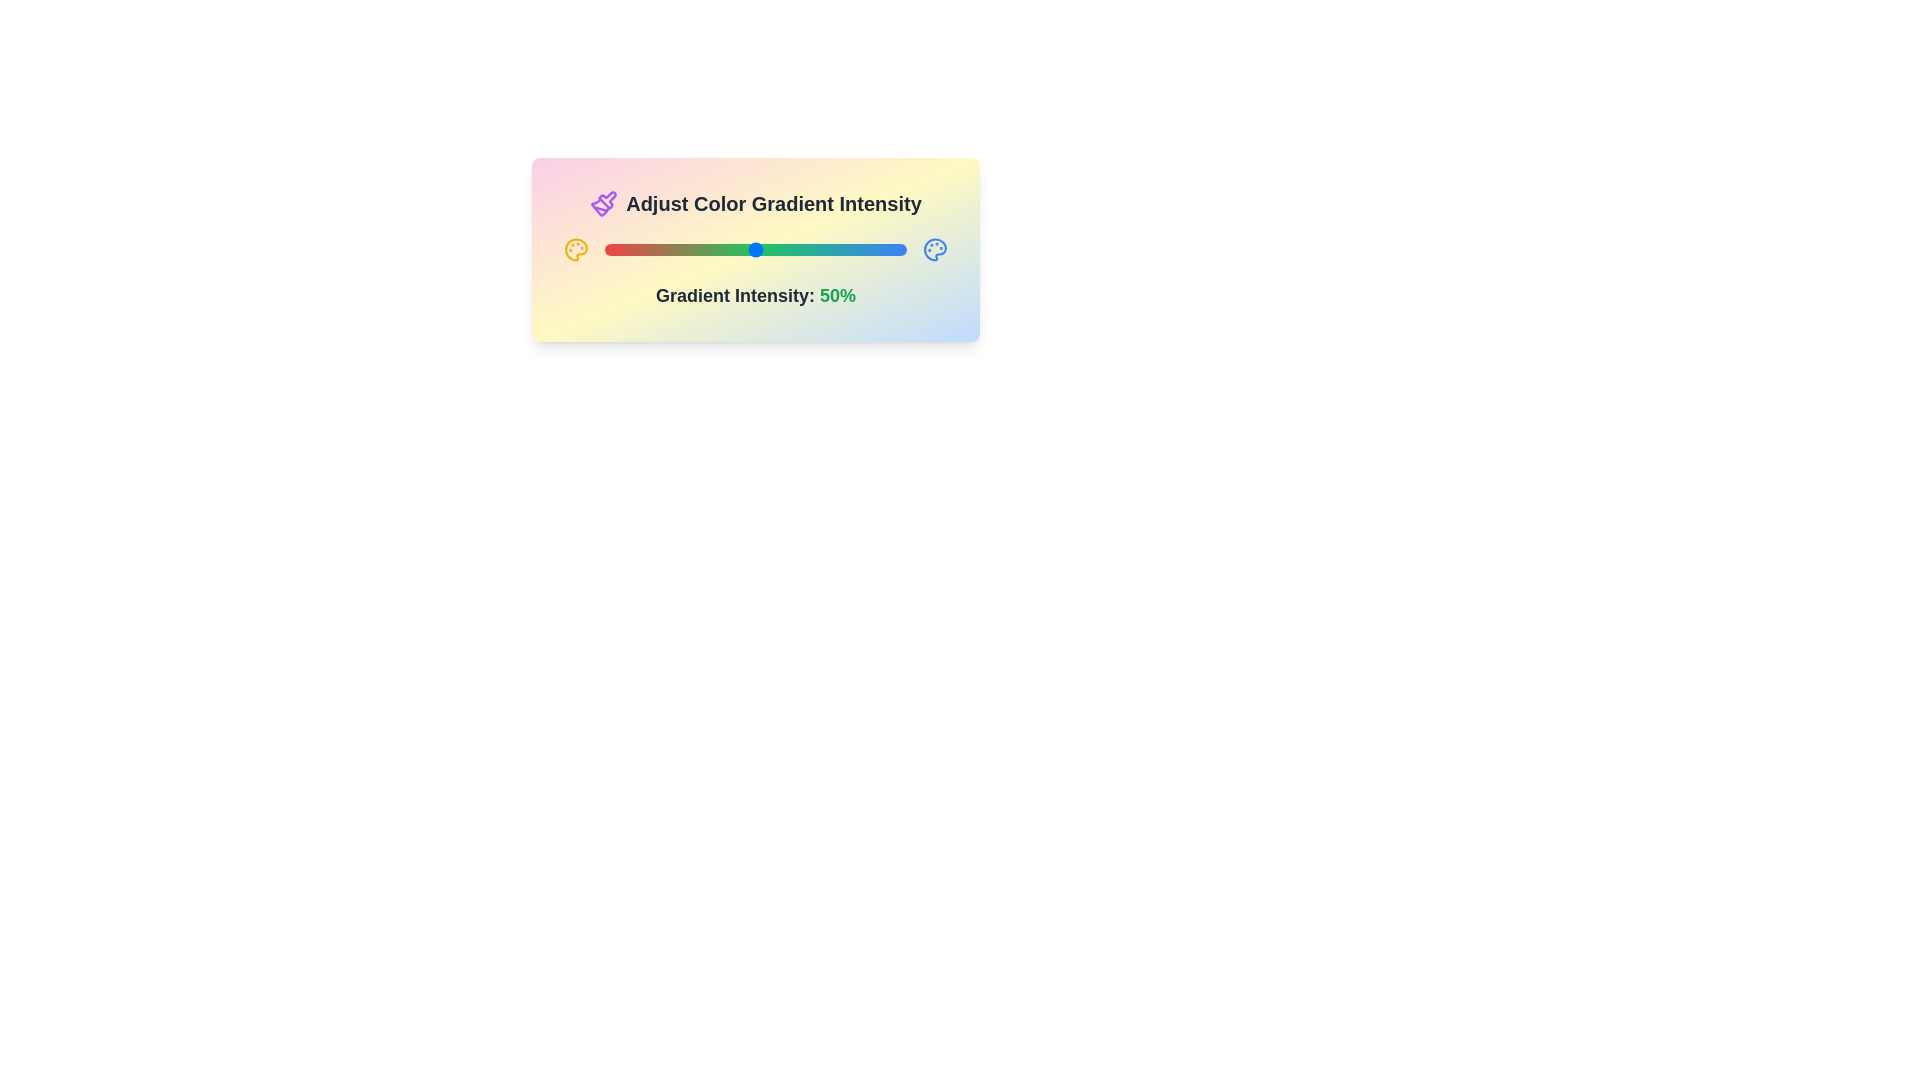 The width and height of the screenshot is (1920, 1080). What do you see at coordinates (575, 249) in the screenshot?
I see `the left_palette icon to trigger its interaction` at bounding box center [575, 249].